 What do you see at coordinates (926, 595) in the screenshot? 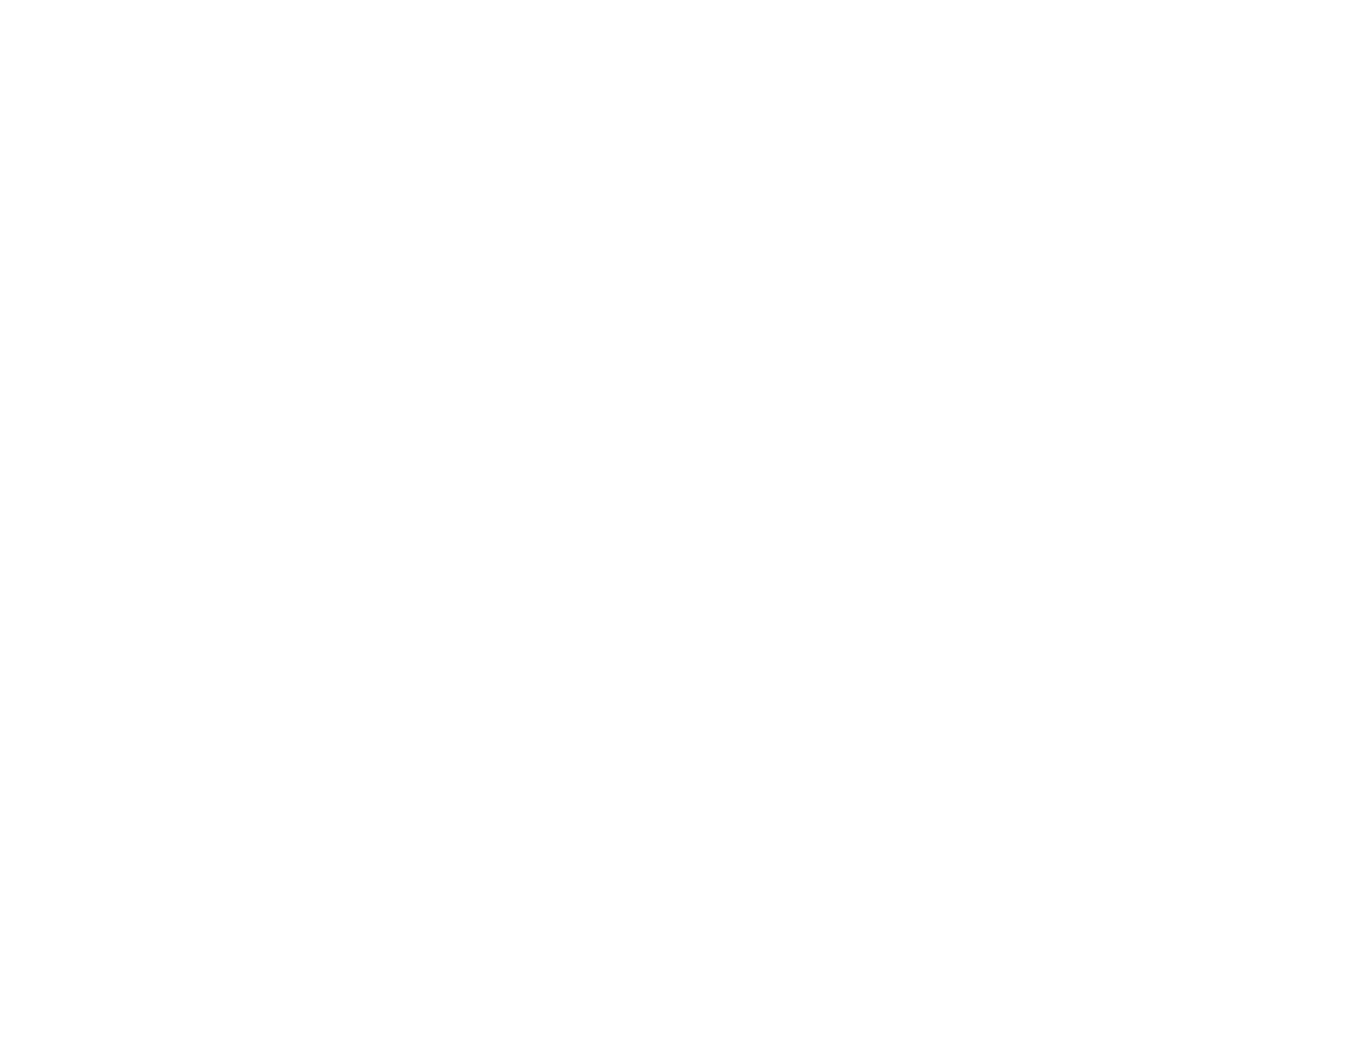
I see `'Enquiries & Sales'` at bounding box center [926, 595].